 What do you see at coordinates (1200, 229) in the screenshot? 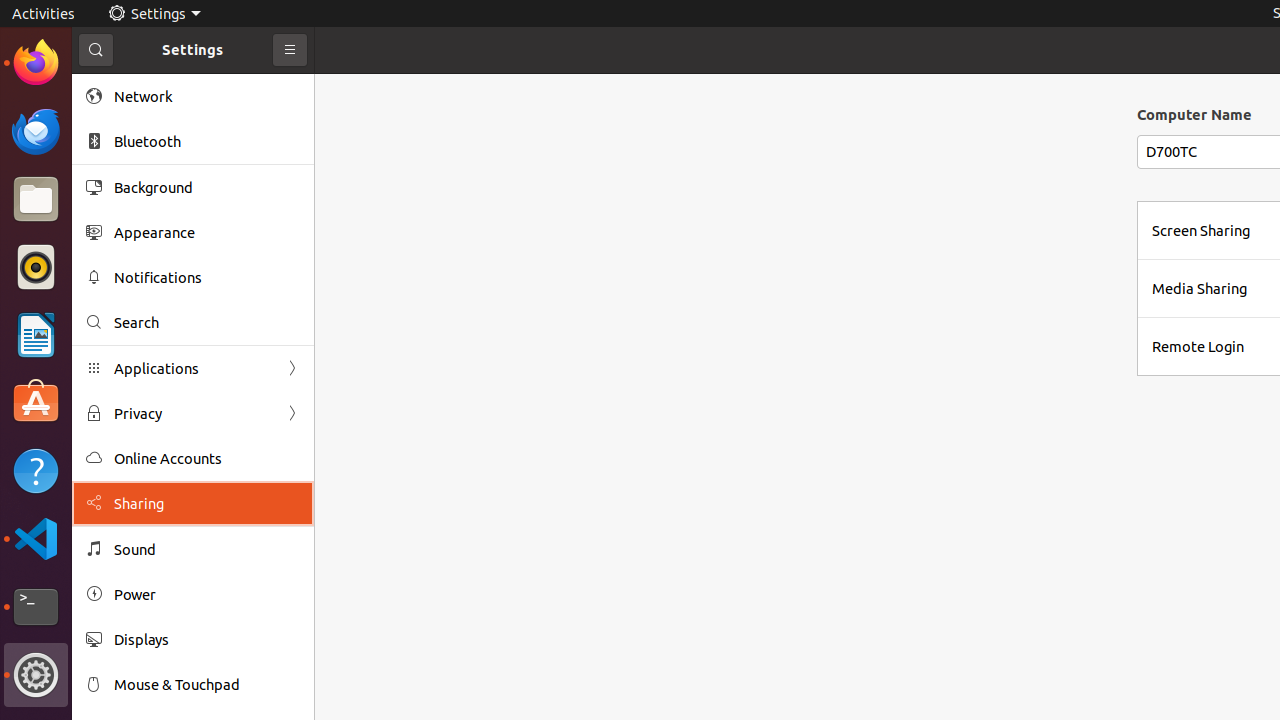
I see `'Screen Sharing'` at bounding box center [1200, 229].